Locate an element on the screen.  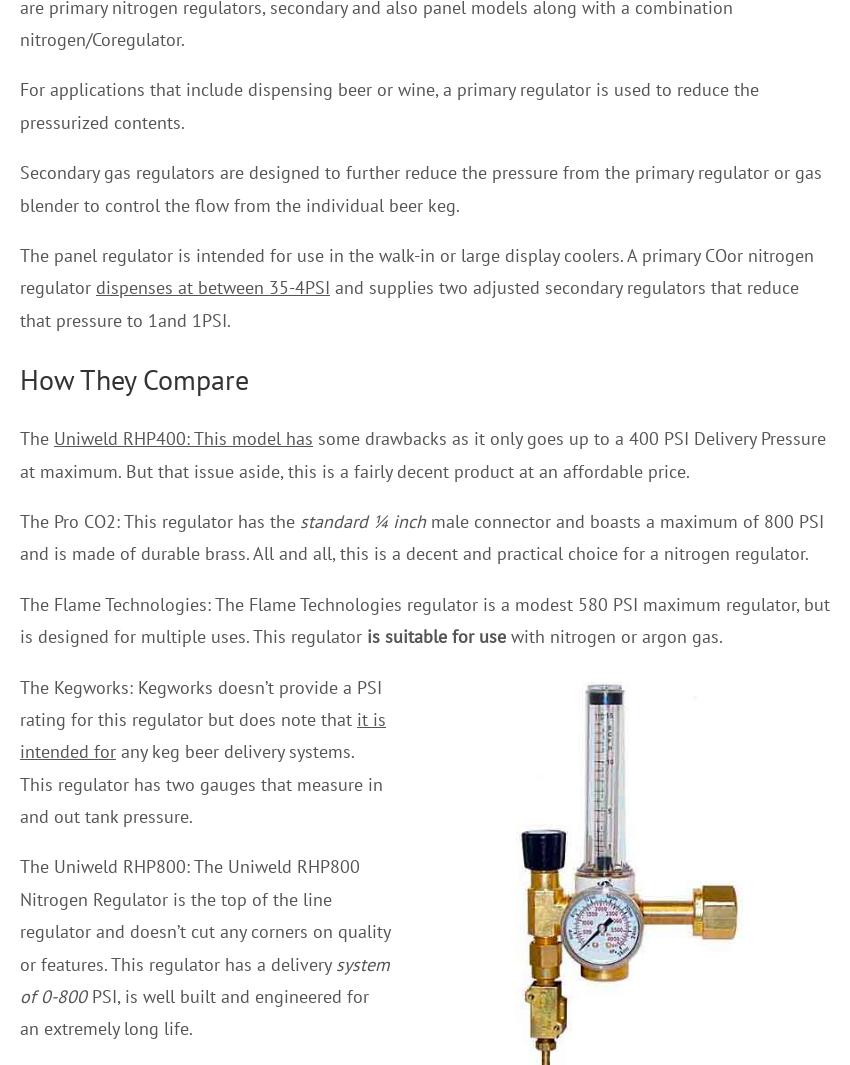
'How They Compare' is located at coordinates (134, 378).